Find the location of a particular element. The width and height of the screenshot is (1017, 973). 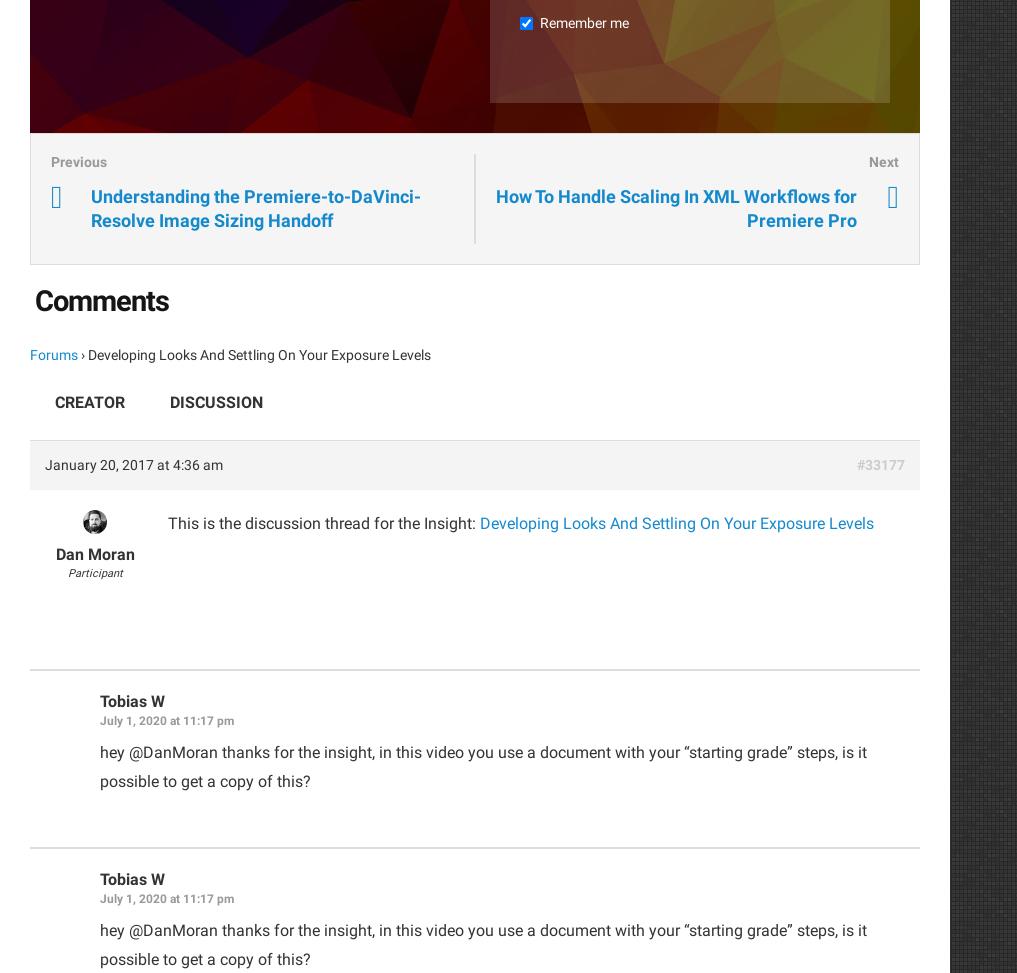

'Forums' is located at coordinates (53, 354).